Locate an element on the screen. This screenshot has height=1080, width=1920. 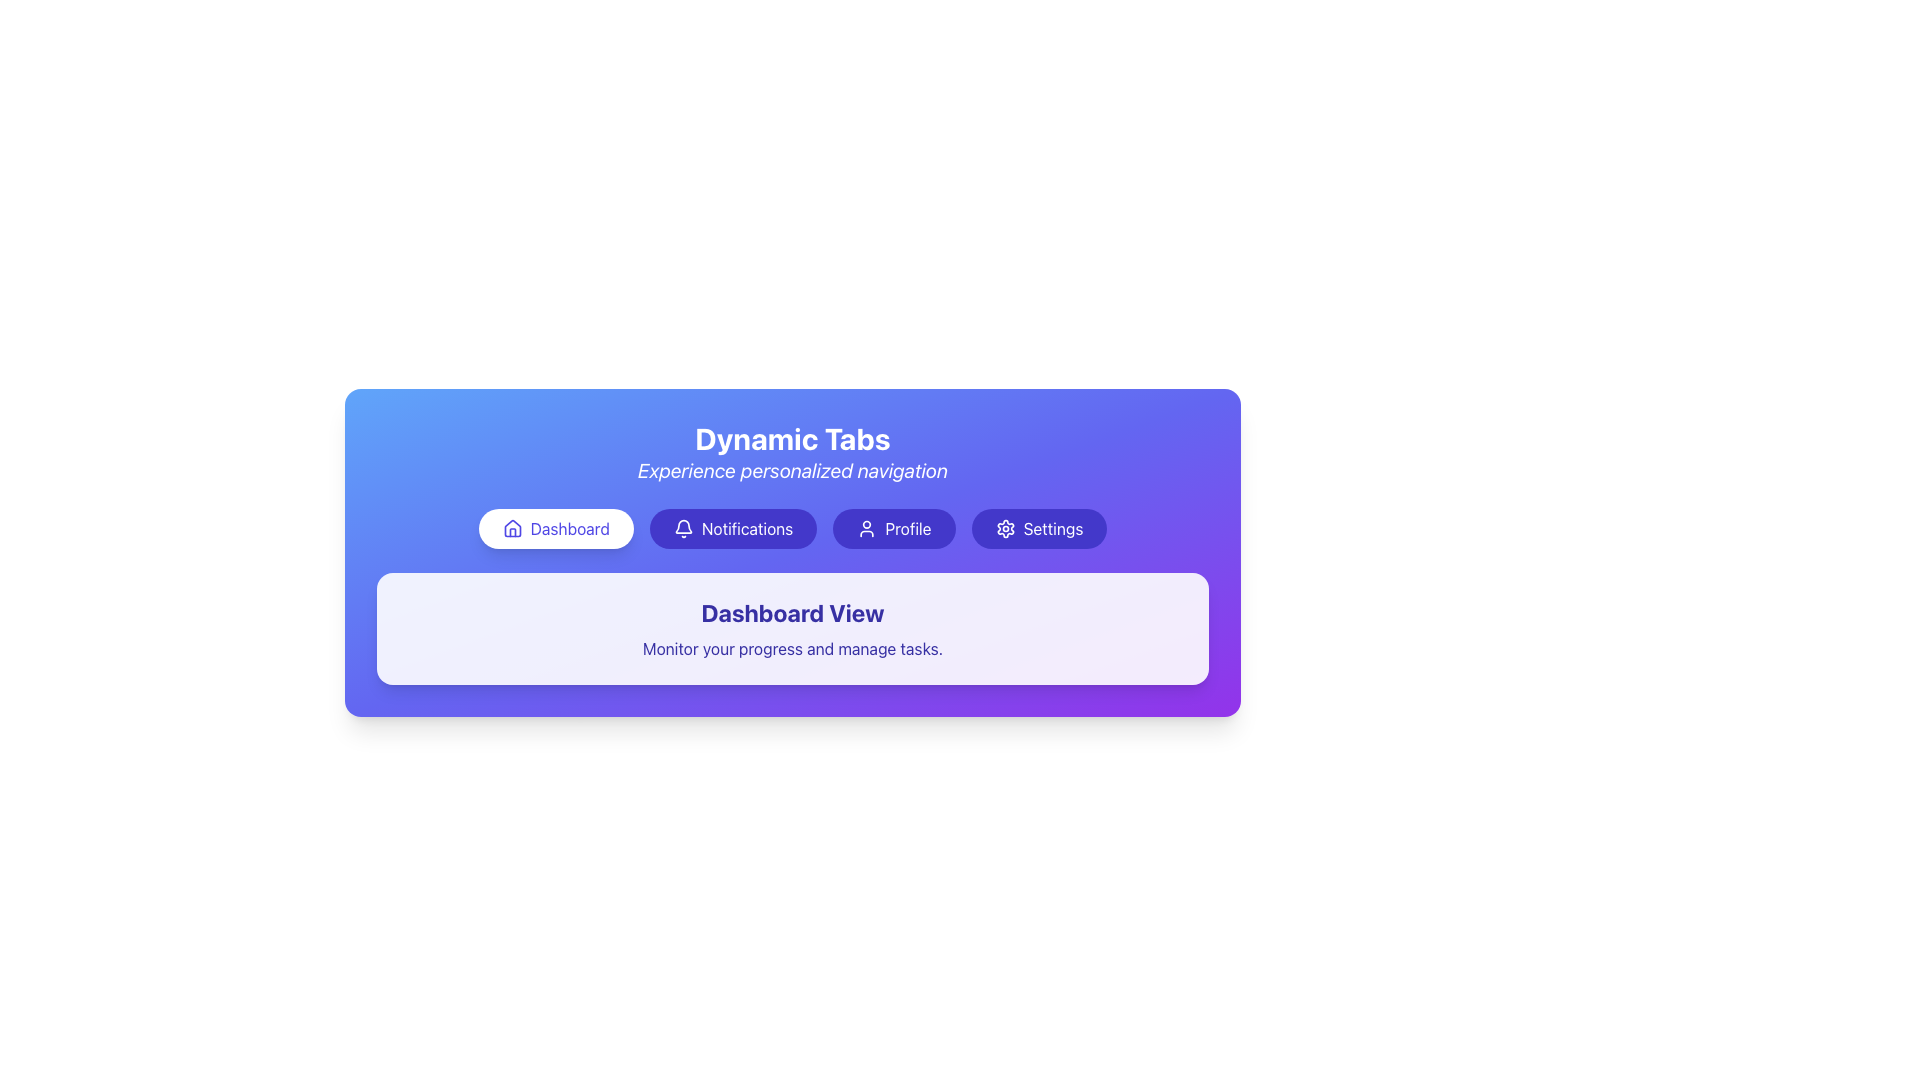
the 'Settings' button, which is a rounded rectangular button with a blue background and white text, located at the end of a row of buttons including 'Dashboard', 'Notifications', and 'Profile' is located at coordinates (1039, 527).